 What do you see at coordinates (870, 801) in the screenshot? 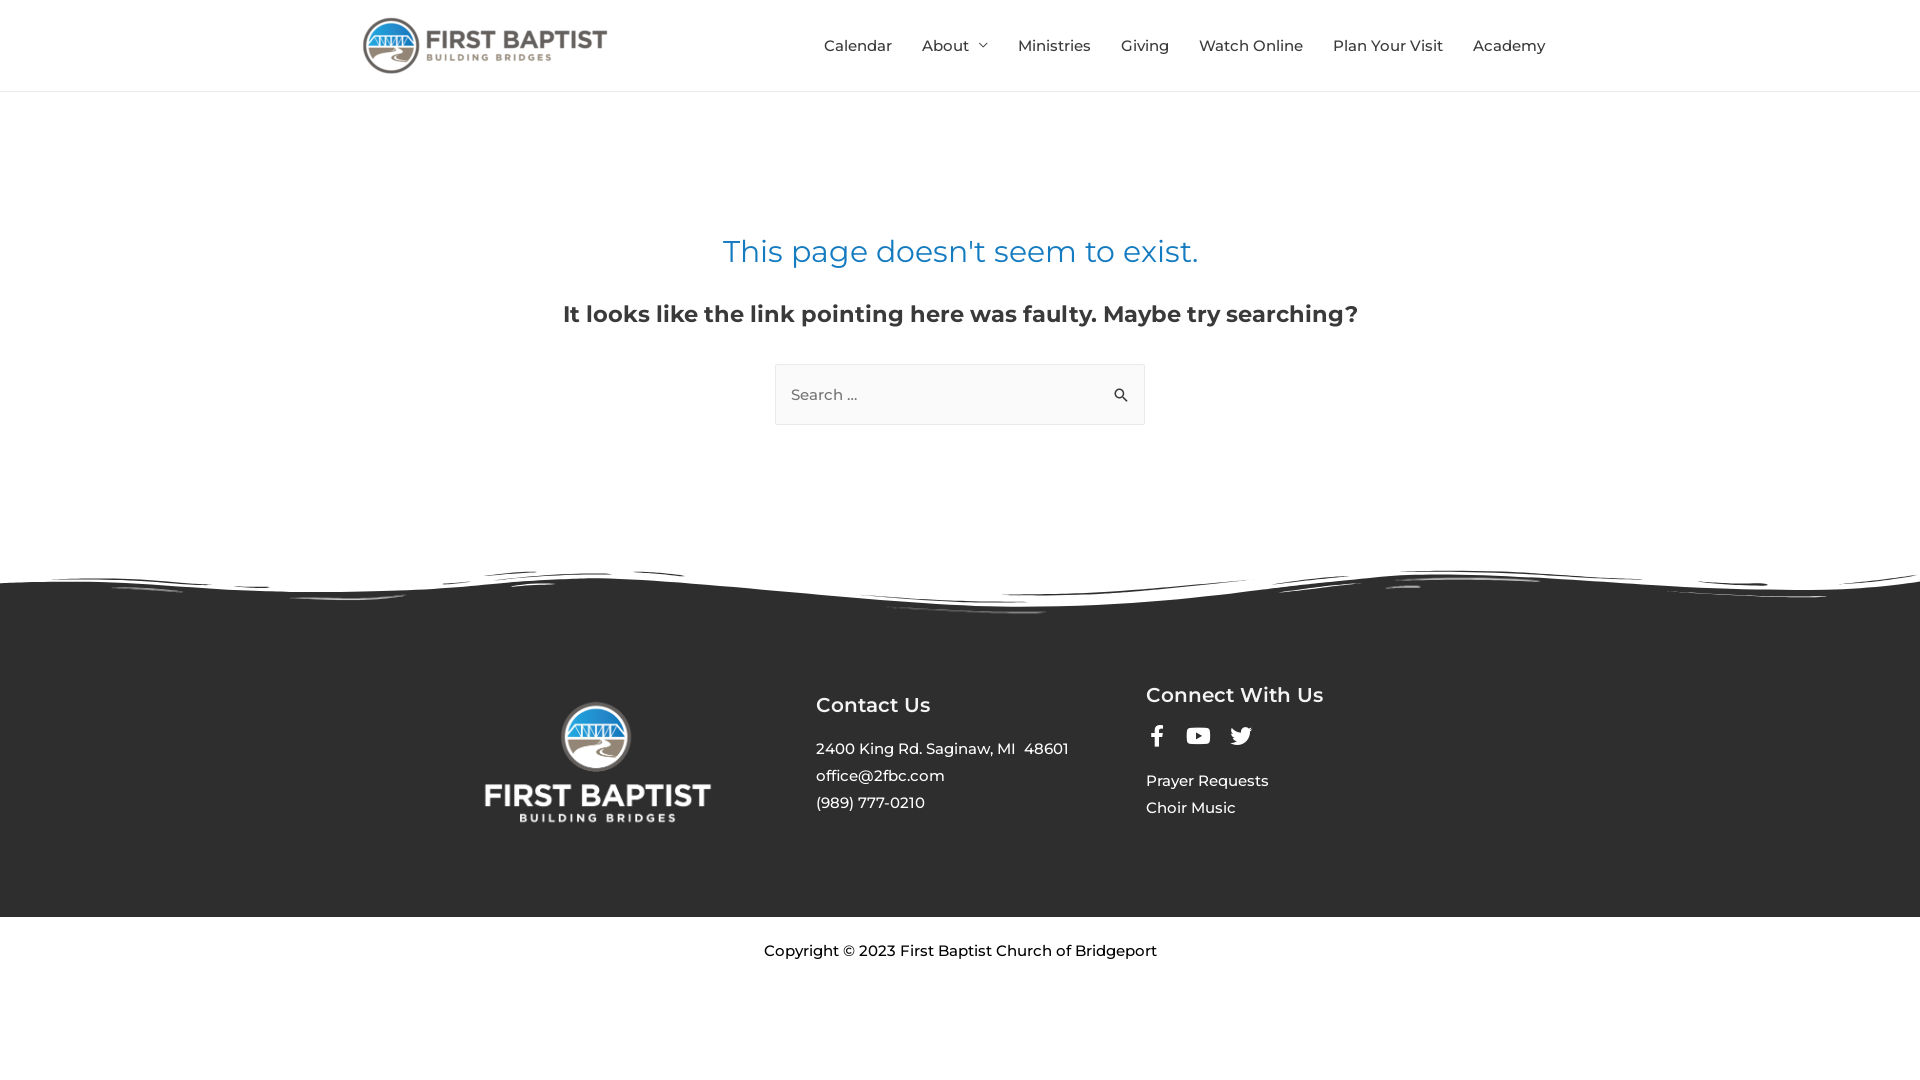
I see `'(989) 777-0210'` at bounding box center [870, 801].